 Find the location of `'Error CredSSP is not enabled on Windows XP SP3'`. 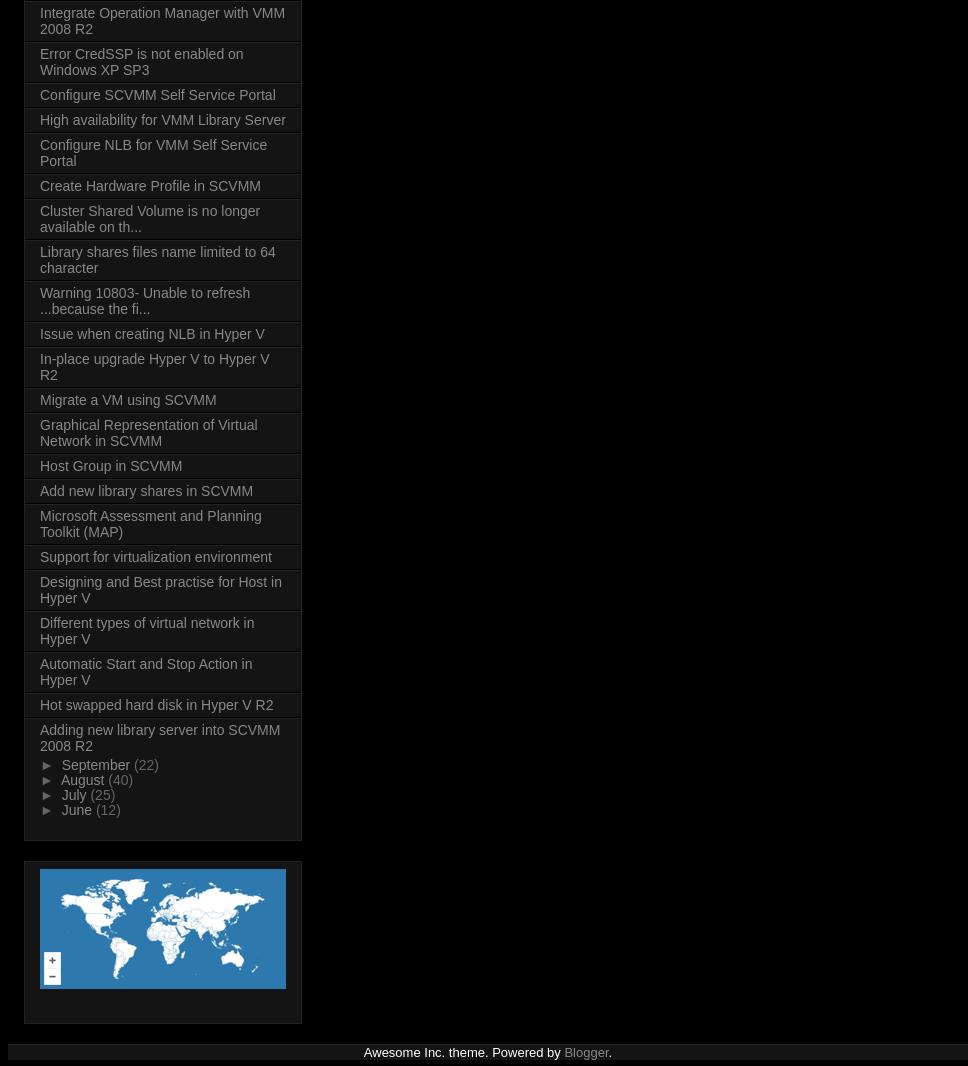

'Error CredSSP is not enabled on Windows XP SP3' is located at coordinates (140, 61).